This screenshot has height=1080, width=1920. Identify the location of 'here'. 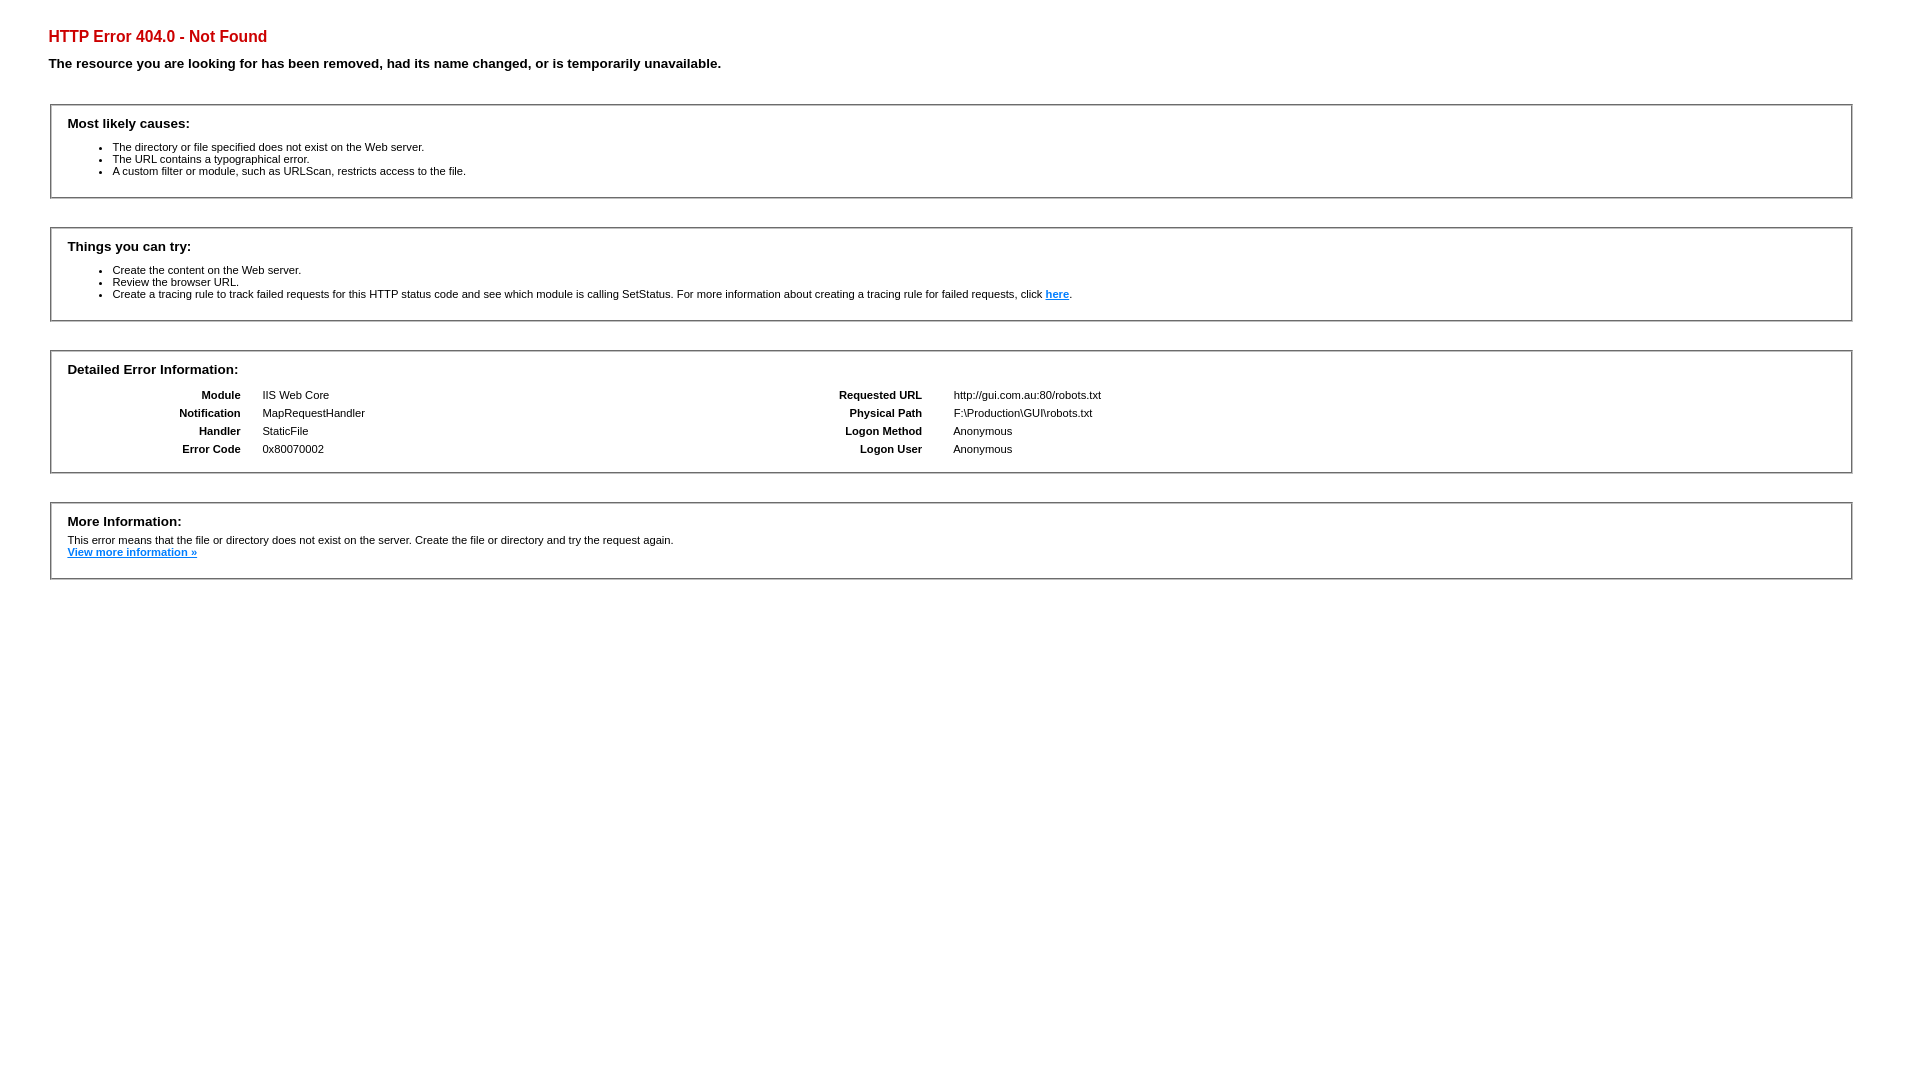
(1056, 293).